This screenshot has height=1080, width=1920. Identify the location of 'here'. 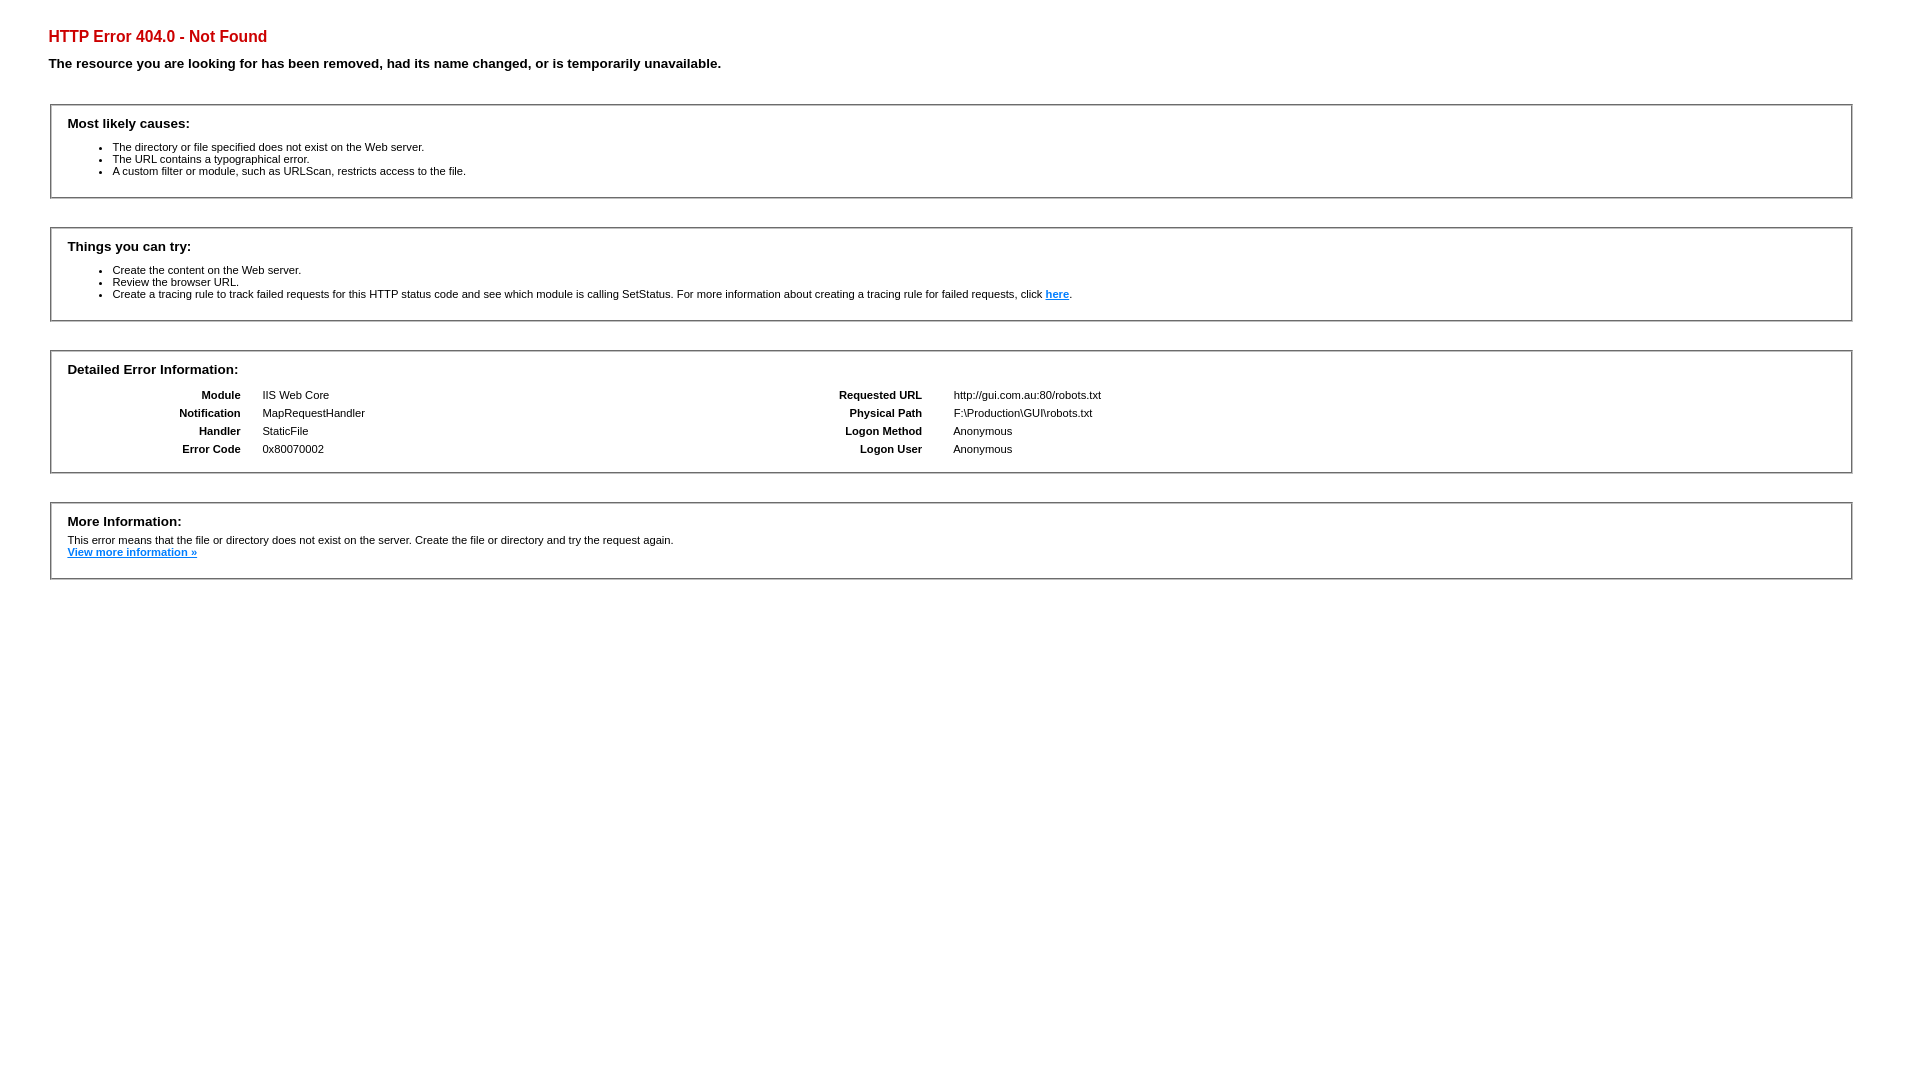
(1056, 293).